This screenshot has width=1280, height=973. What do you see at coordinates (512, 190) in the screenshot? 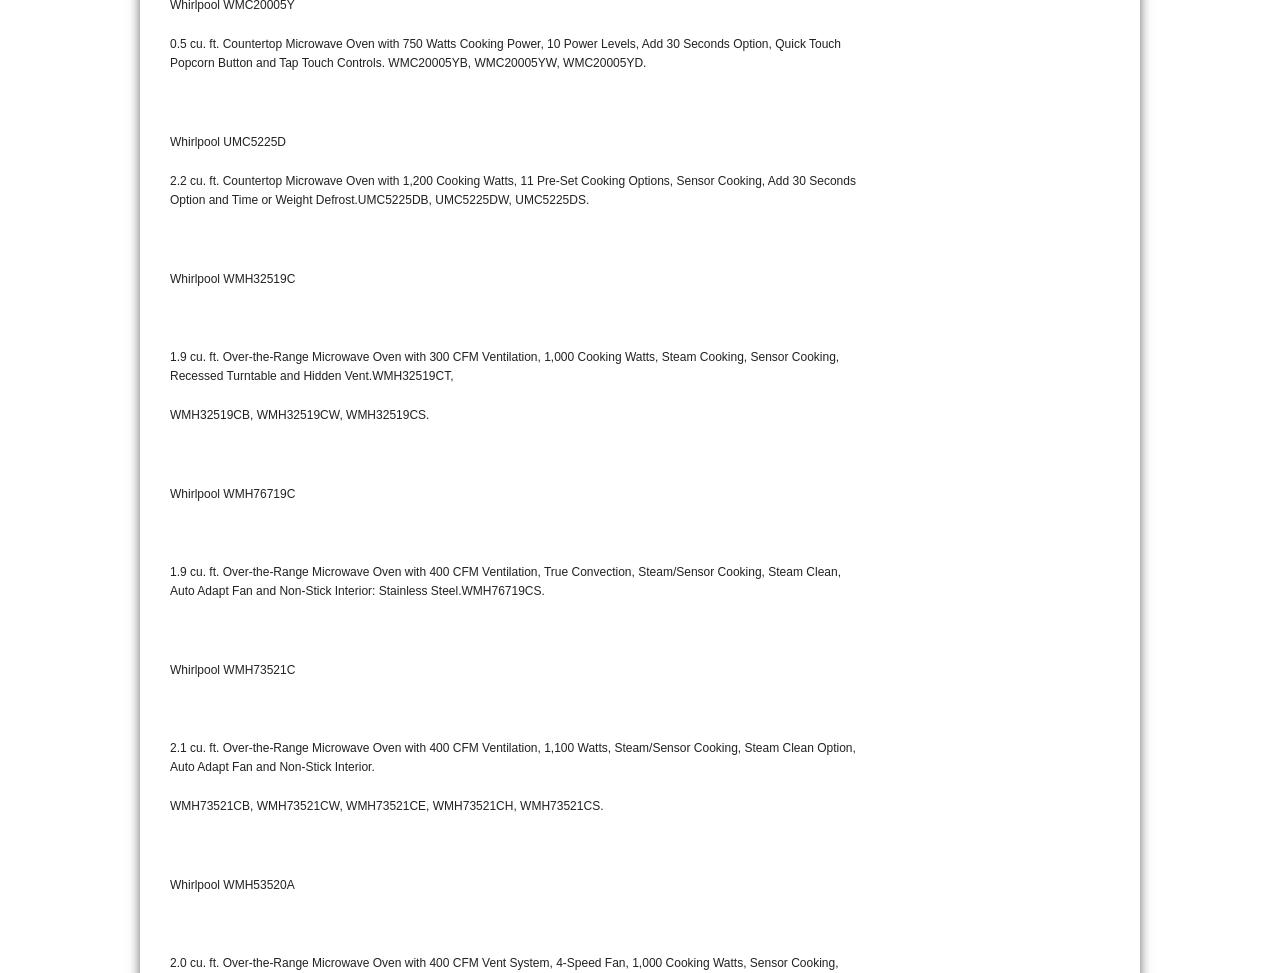
I see `'2.2 cu. ft. Countertop Microwave Oven with 1,200 Cooking Watts, 11 Pre-Set Cooking Options, Sensor Cooking, Add 30 Seconds Option and Time or Weight Defrost.UMC5225DB, UMC5225DW, UMC5225DS.'` at bounding box center [512, 190].